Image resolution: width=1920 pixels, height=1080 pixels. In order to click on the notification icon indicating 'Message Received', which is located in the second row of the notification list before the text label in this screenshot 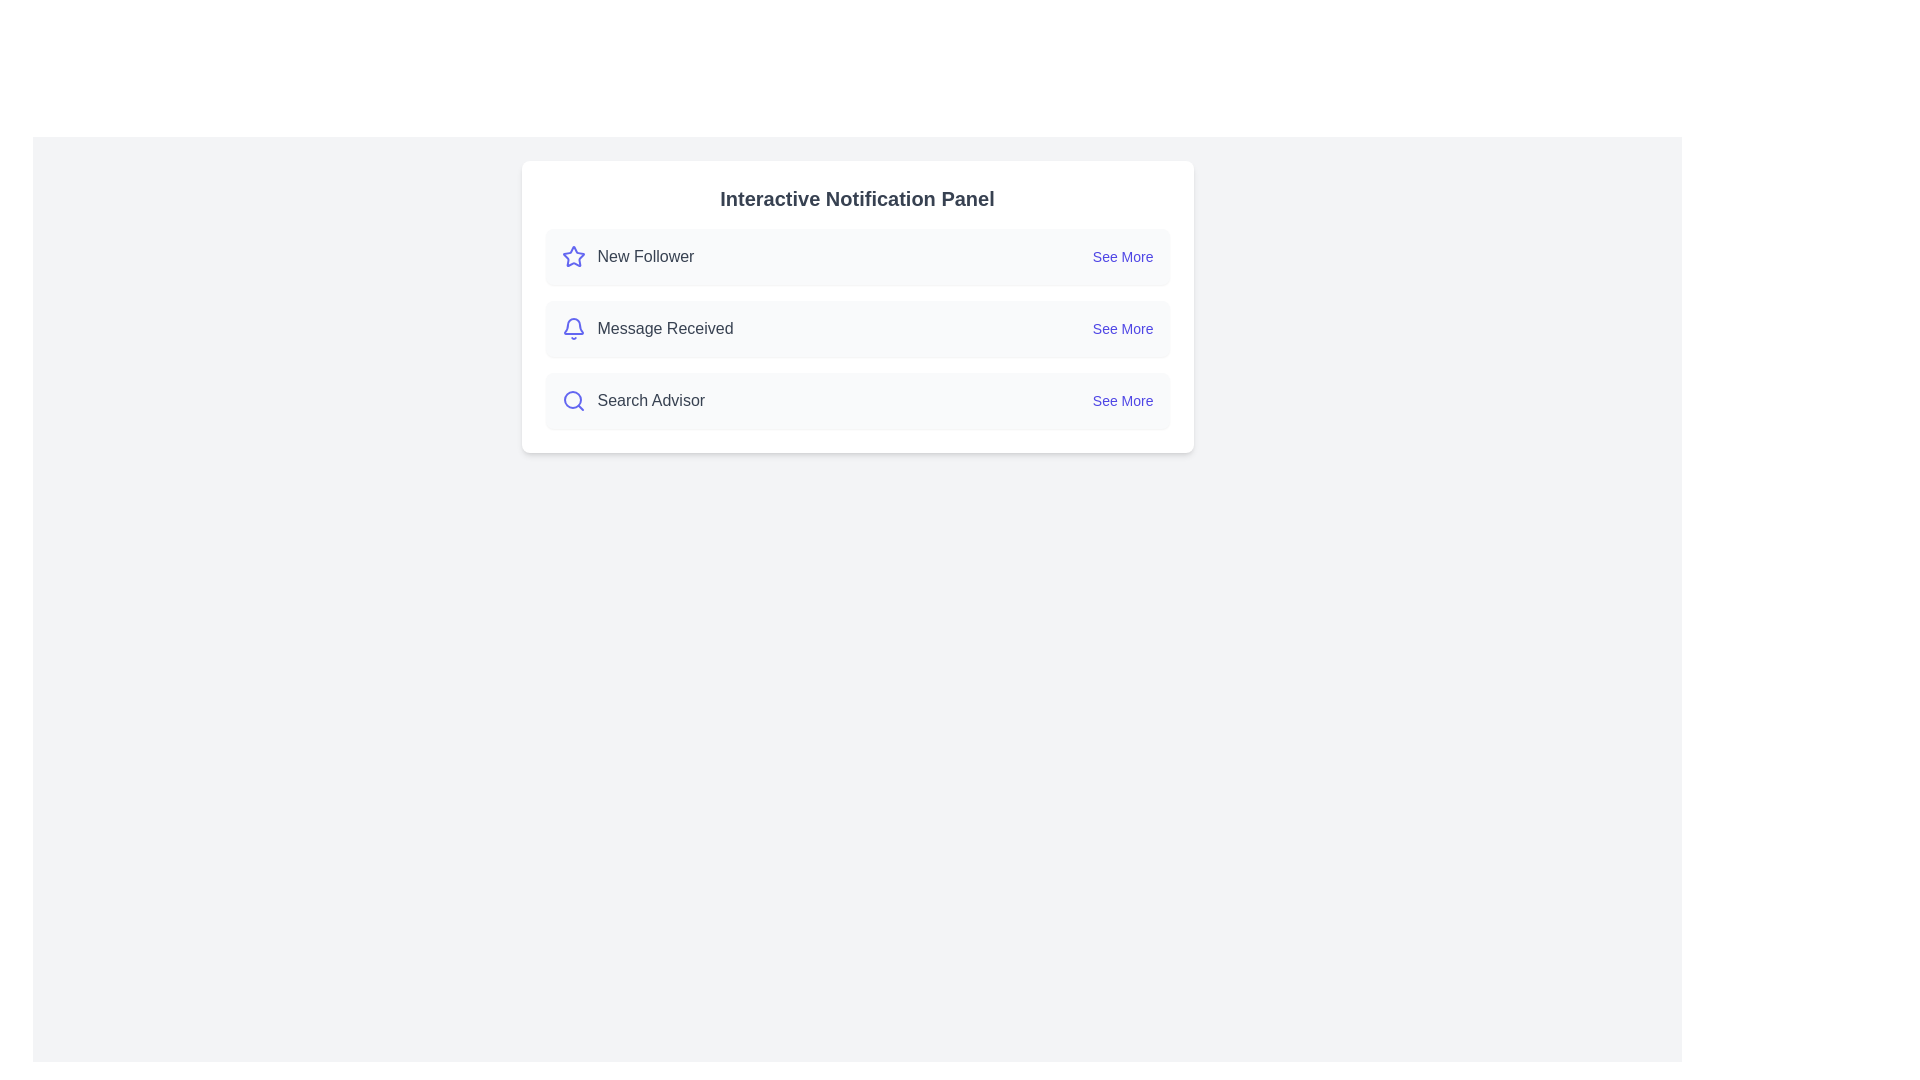, I will do `click(572, 327)`.